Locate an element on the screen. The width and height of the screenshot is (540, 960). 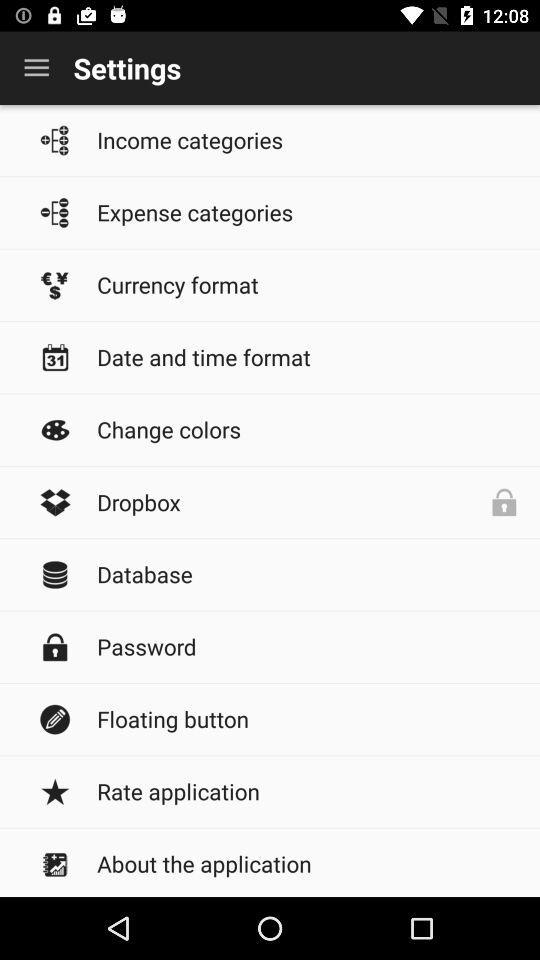
dropbox item is located at coordinates (308, 501).